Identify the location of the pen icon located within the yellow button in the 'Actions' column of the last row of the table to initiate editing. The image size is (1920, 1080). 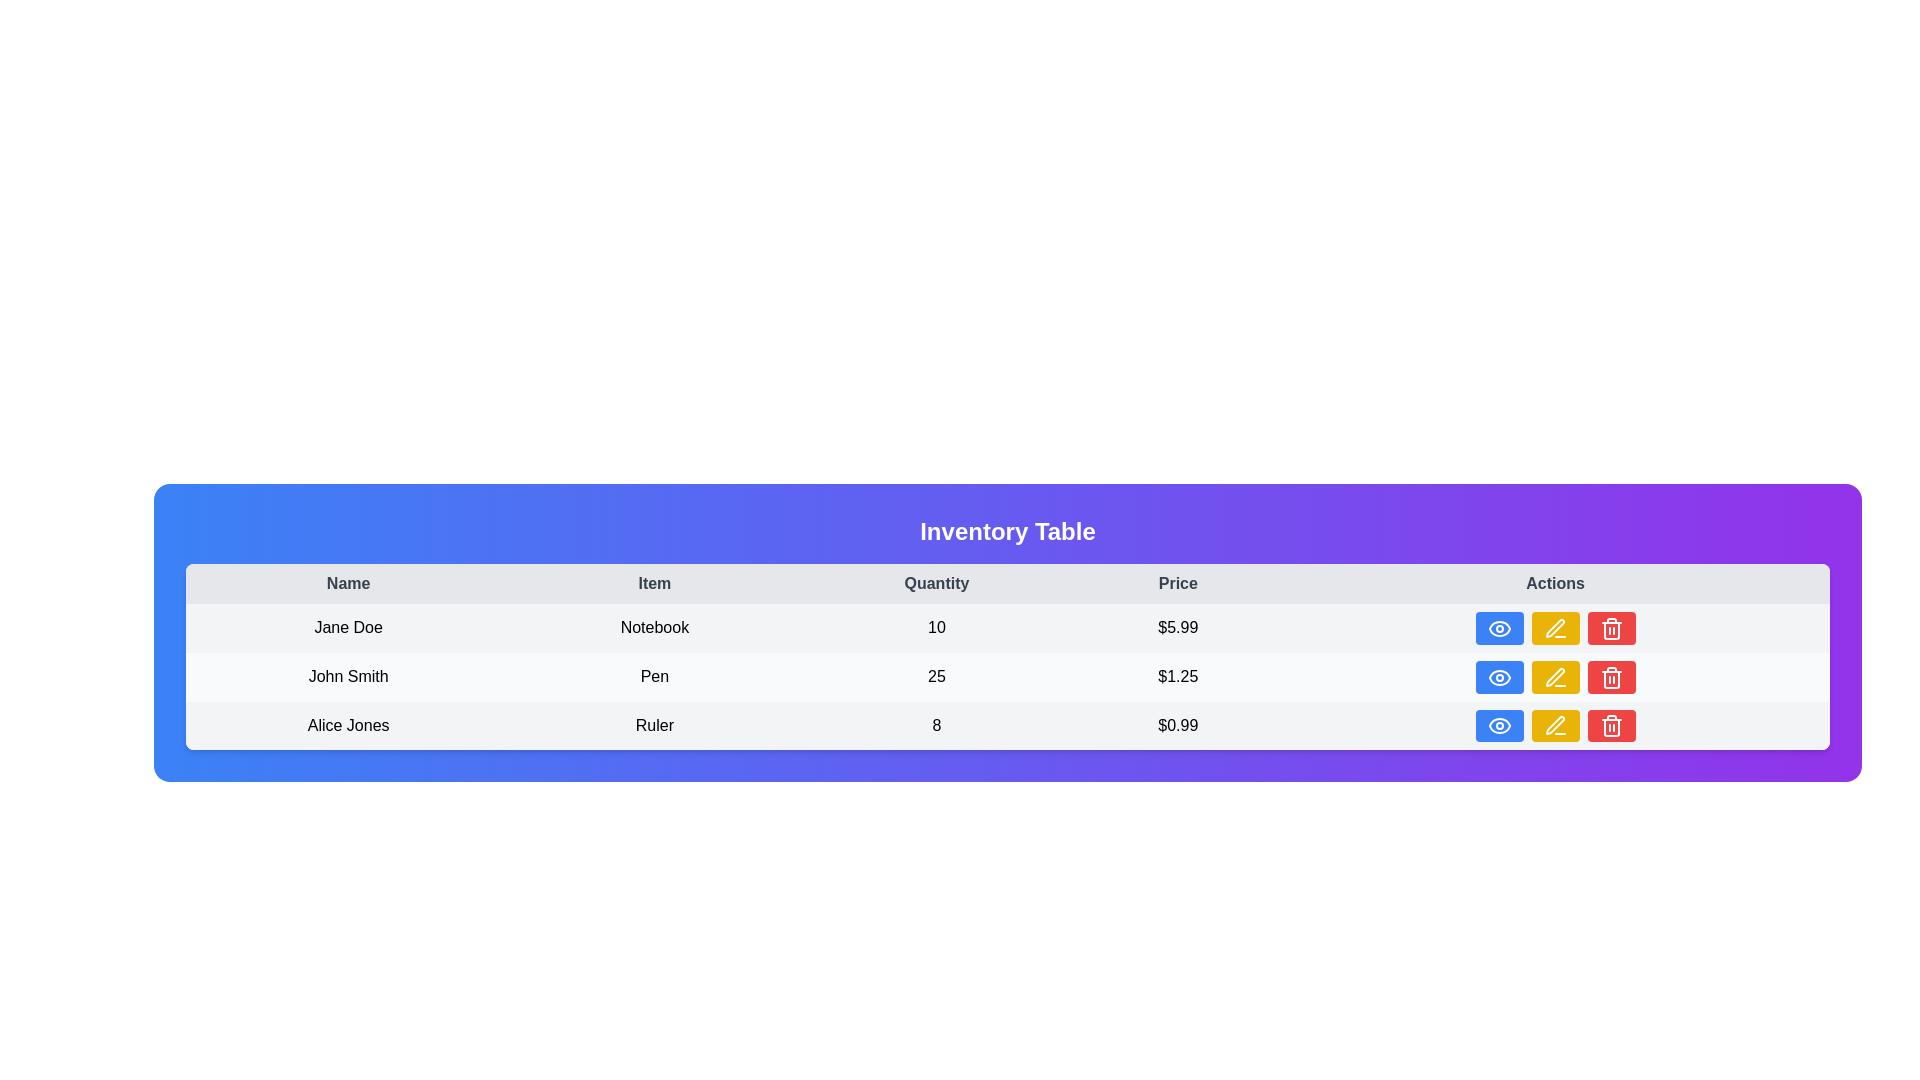
(1554, 726).